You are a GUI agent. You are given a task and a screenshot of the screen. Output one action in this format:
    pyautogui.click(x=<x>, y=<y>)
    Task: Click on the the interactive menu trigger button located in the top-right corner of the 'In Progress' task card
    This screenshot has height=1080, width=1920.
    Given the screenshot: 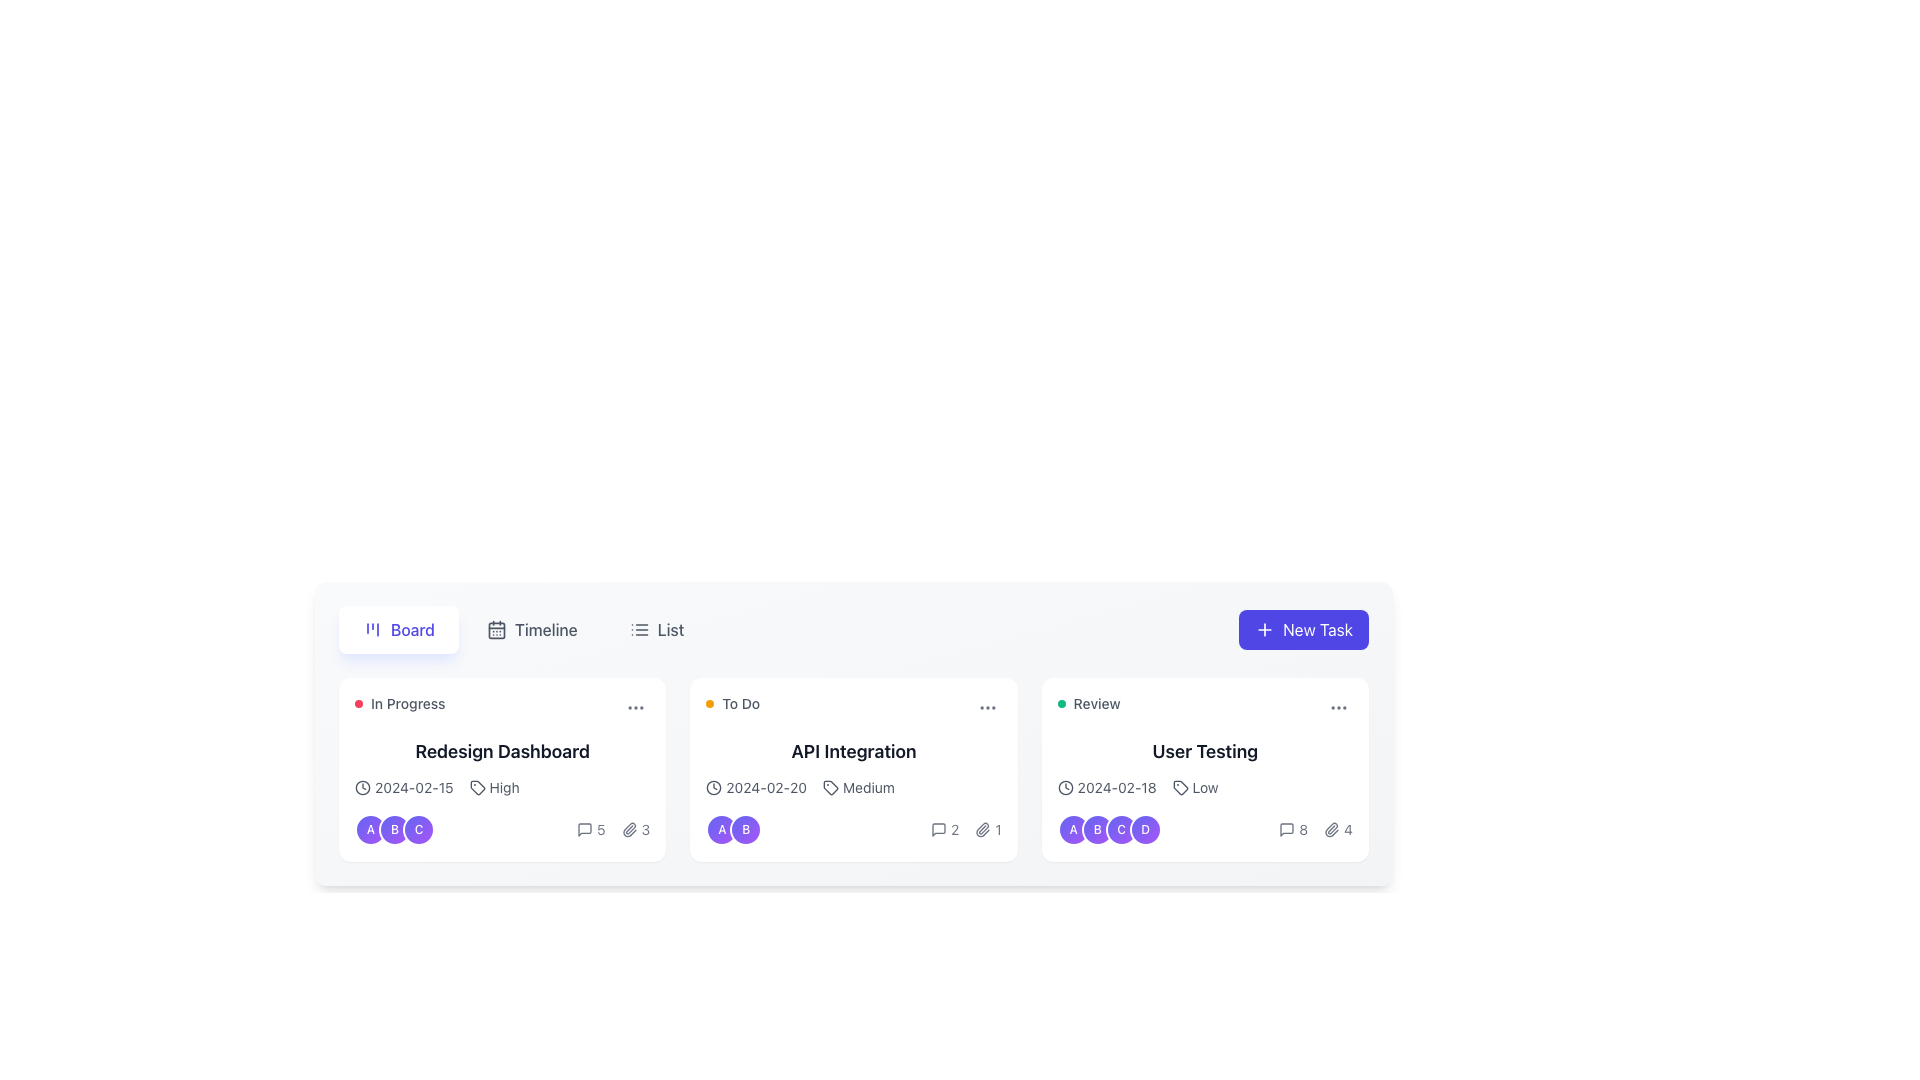 What is the action you would take?
    pyautogui.click(x=635, y=707)
    